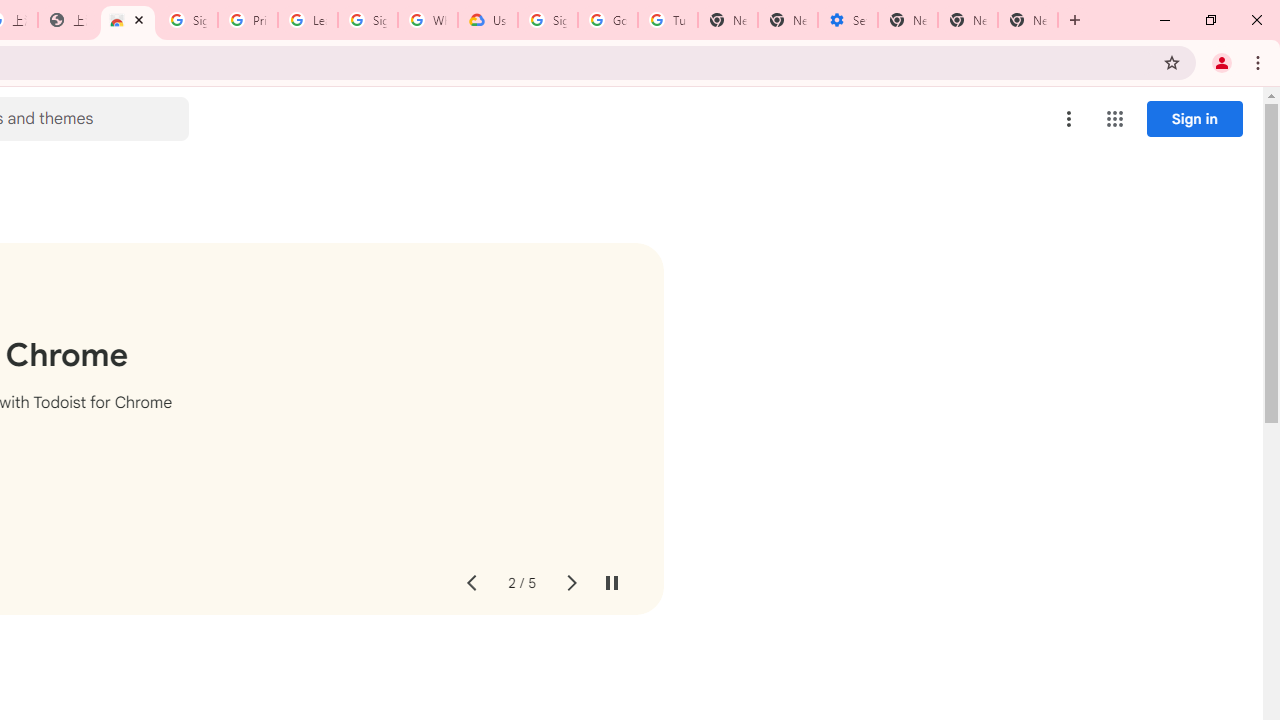 The width and height of the screenshot is (1280, 720). Describe the element at coordinates (610, 583) in the screenshot. I see `'Pause auto-play'` at that location.